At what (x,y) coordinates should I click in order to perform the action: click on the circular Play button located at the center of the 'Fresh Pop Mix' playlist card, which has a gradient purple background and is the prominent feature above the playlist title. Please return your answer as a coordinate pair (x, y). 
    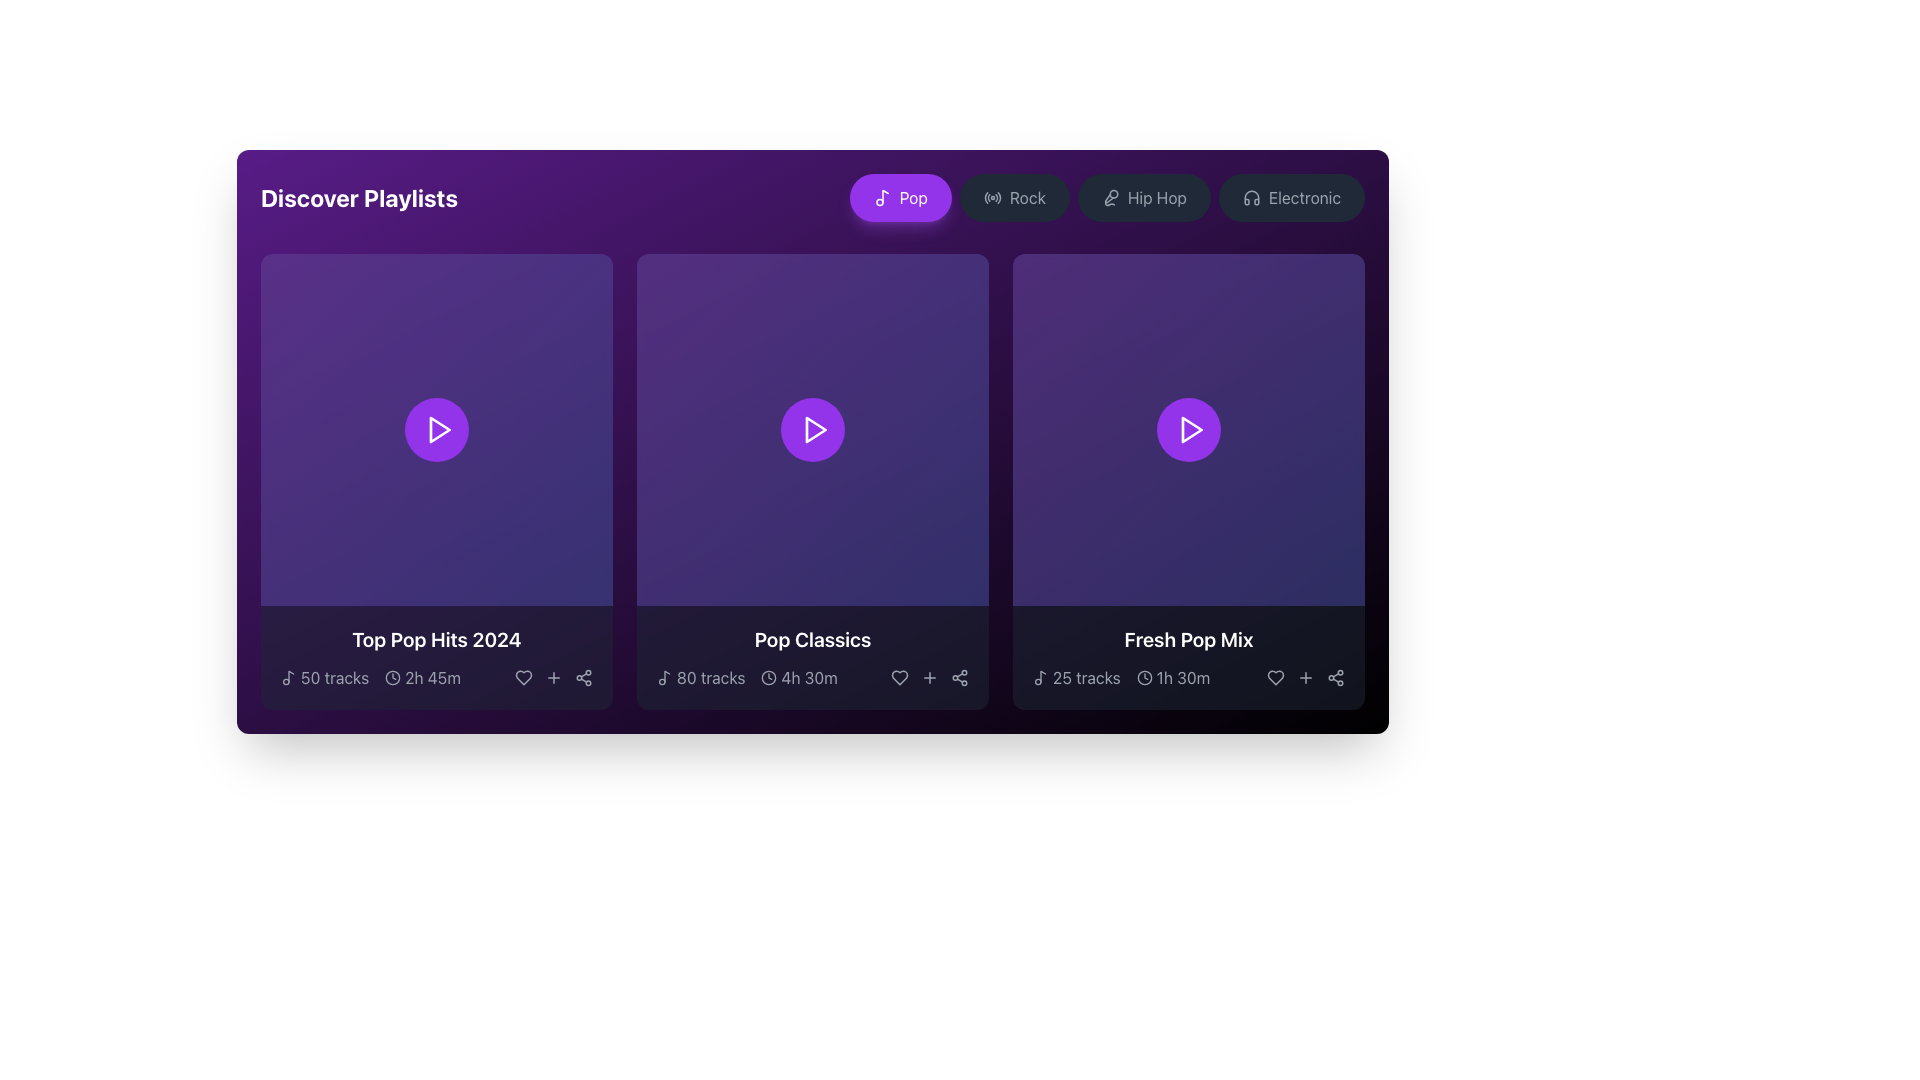
    Looking at the image, I should click on (1189, 428).